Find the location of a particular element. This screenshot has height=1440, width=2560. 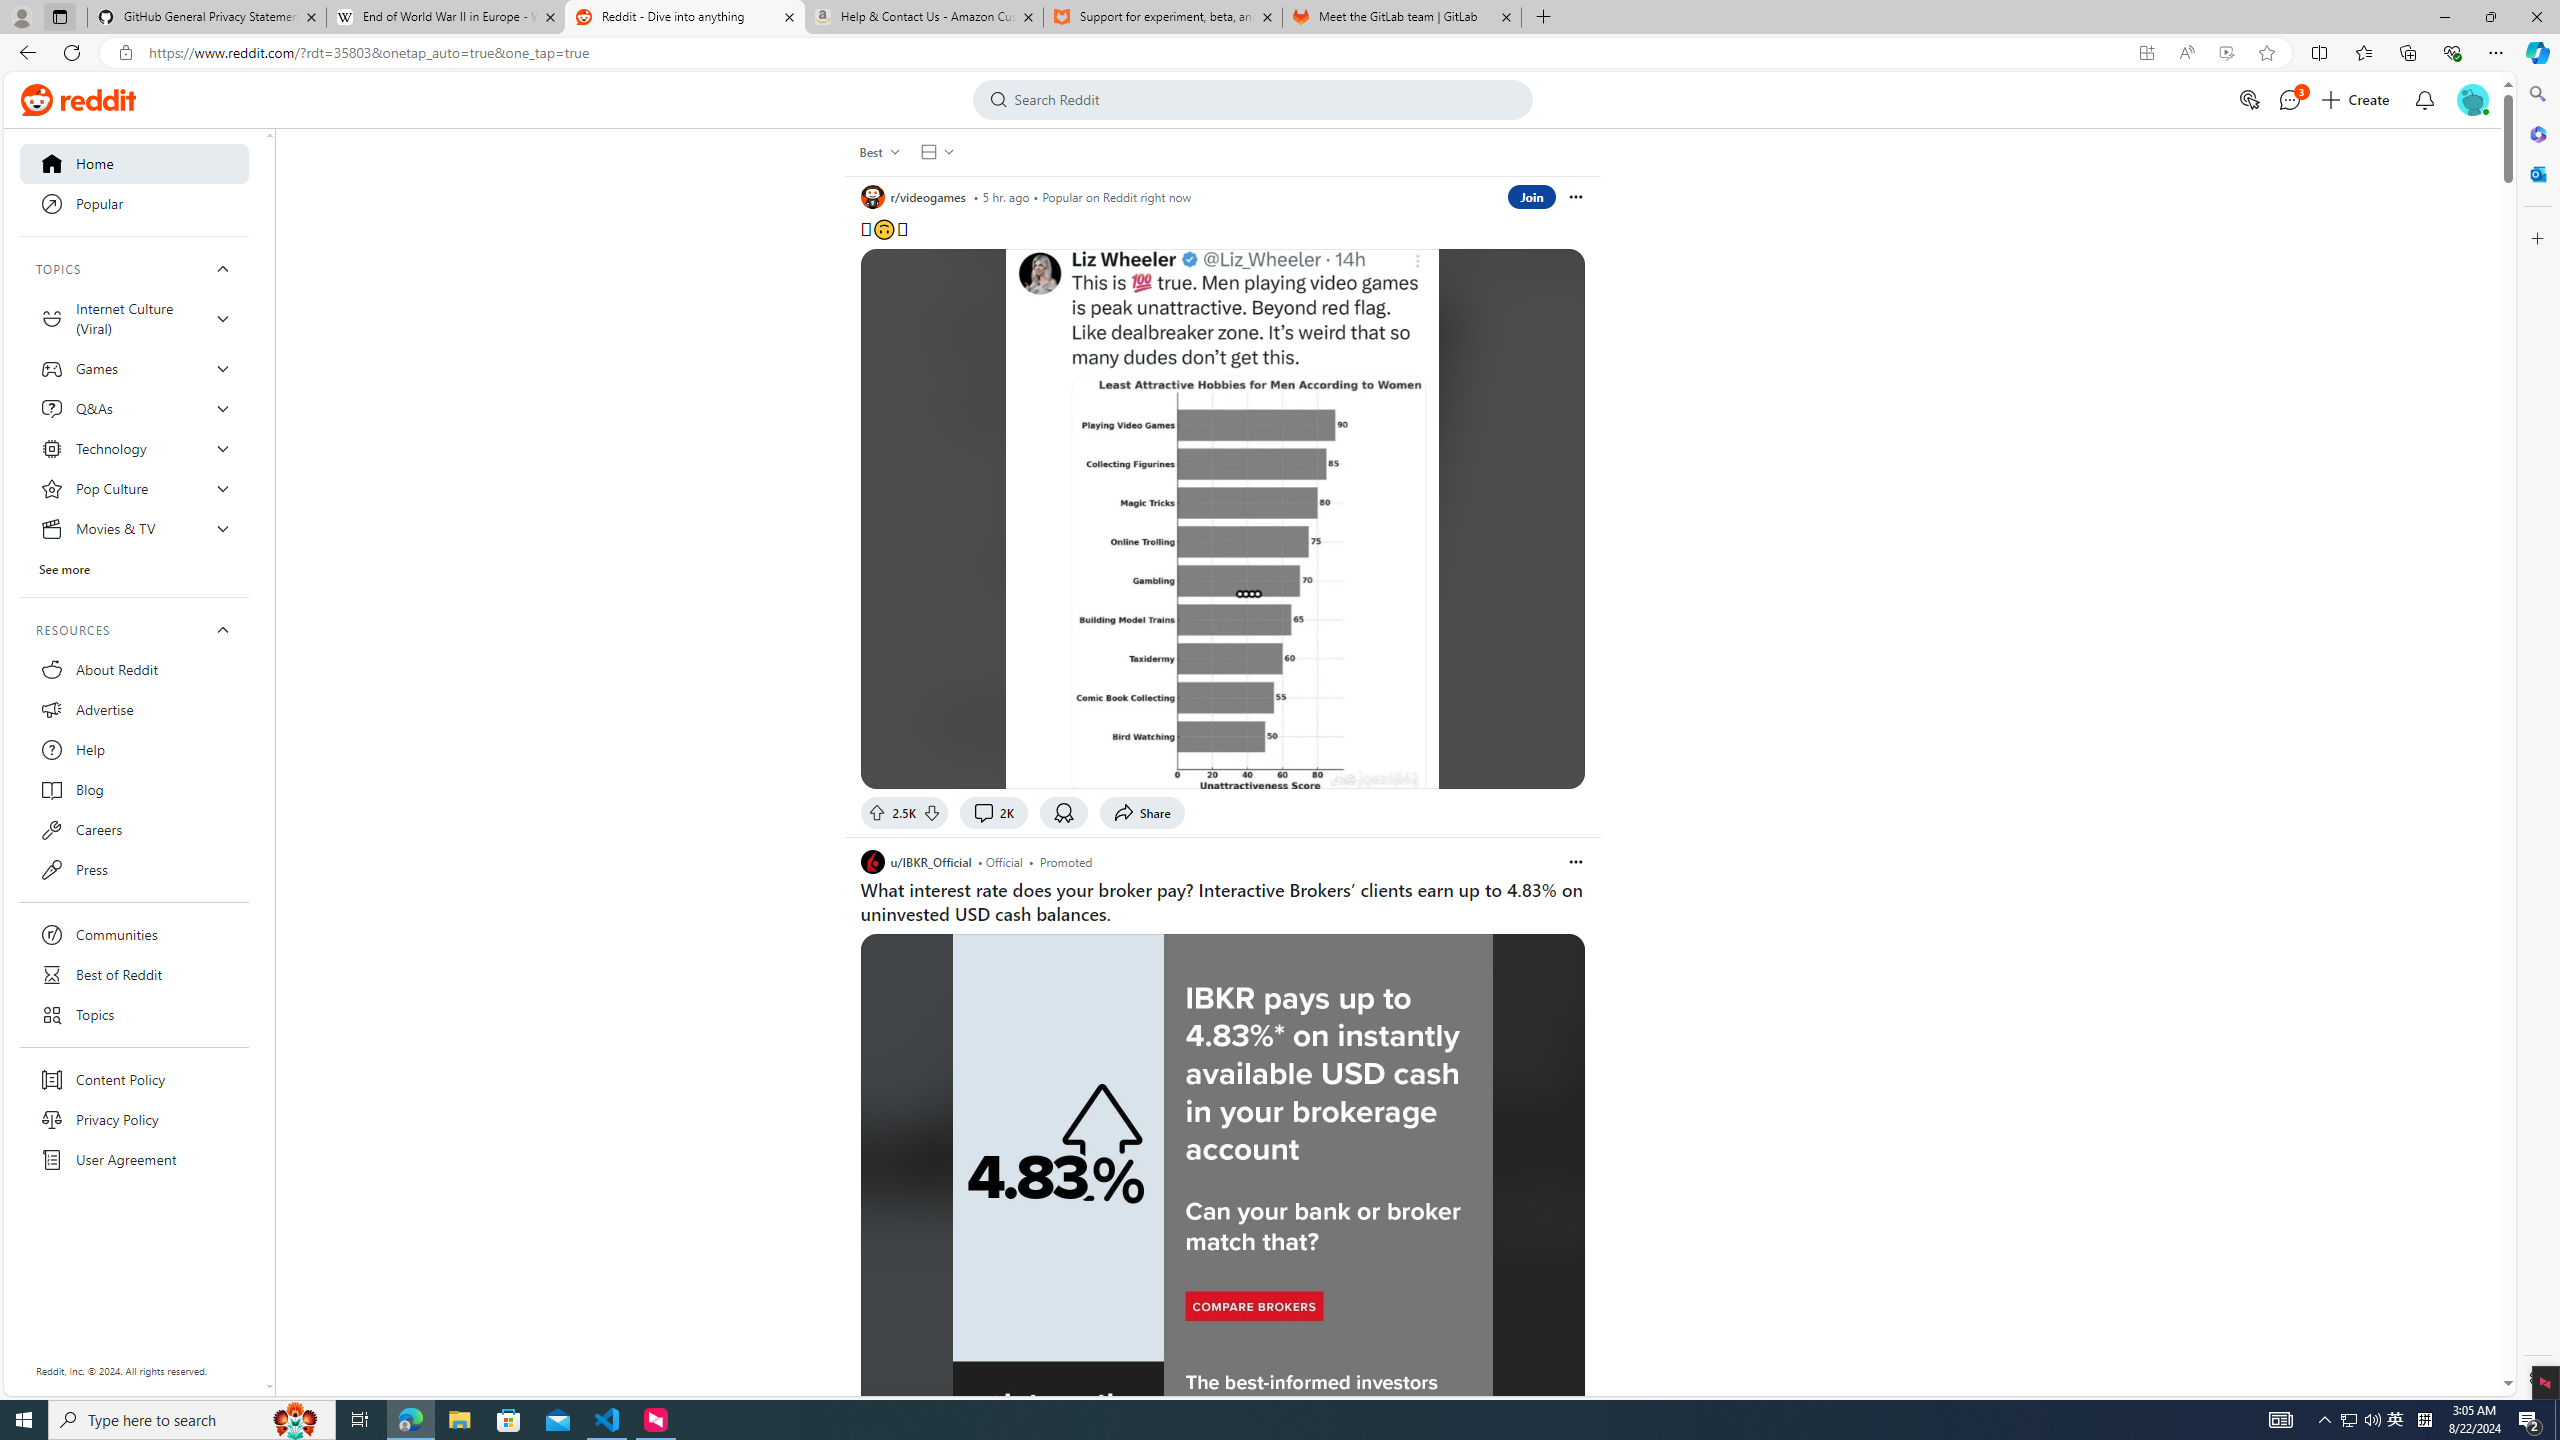

'TOPICS' is located at coordinates (134, 268).